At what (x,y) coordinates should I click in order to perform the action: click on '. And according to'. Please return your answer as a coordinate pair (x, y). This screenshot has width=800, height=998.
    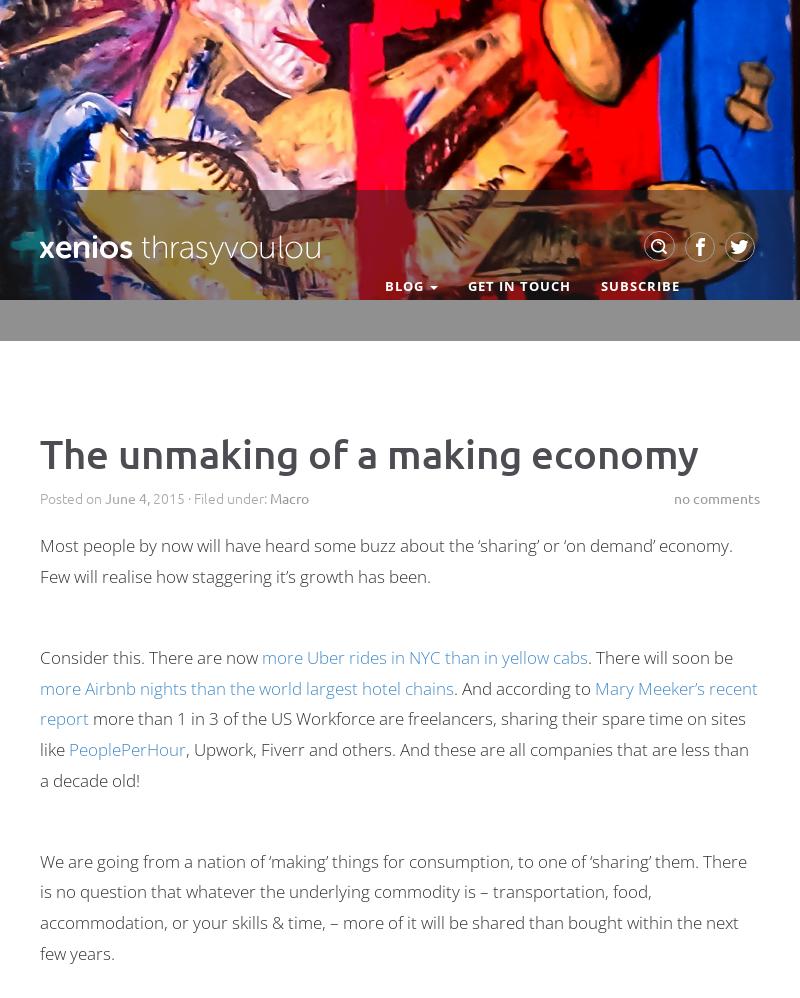
    Looking at the image, I should click on (453, 686).